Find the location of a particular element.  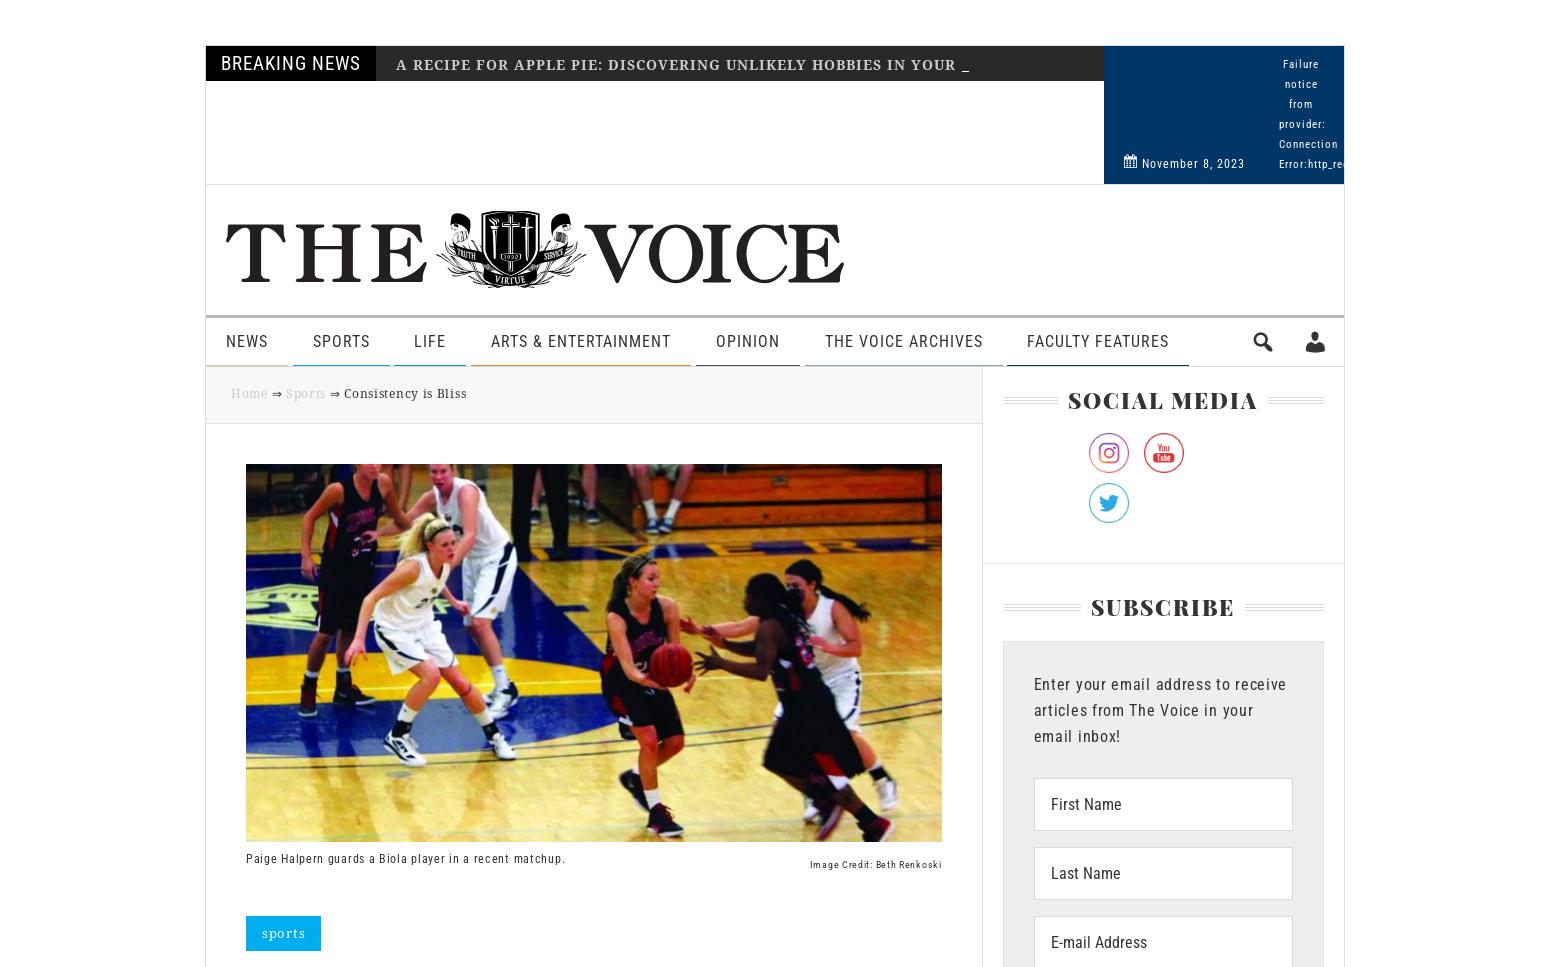

'November 8, 2023' is located at coordinates (1139, 164).